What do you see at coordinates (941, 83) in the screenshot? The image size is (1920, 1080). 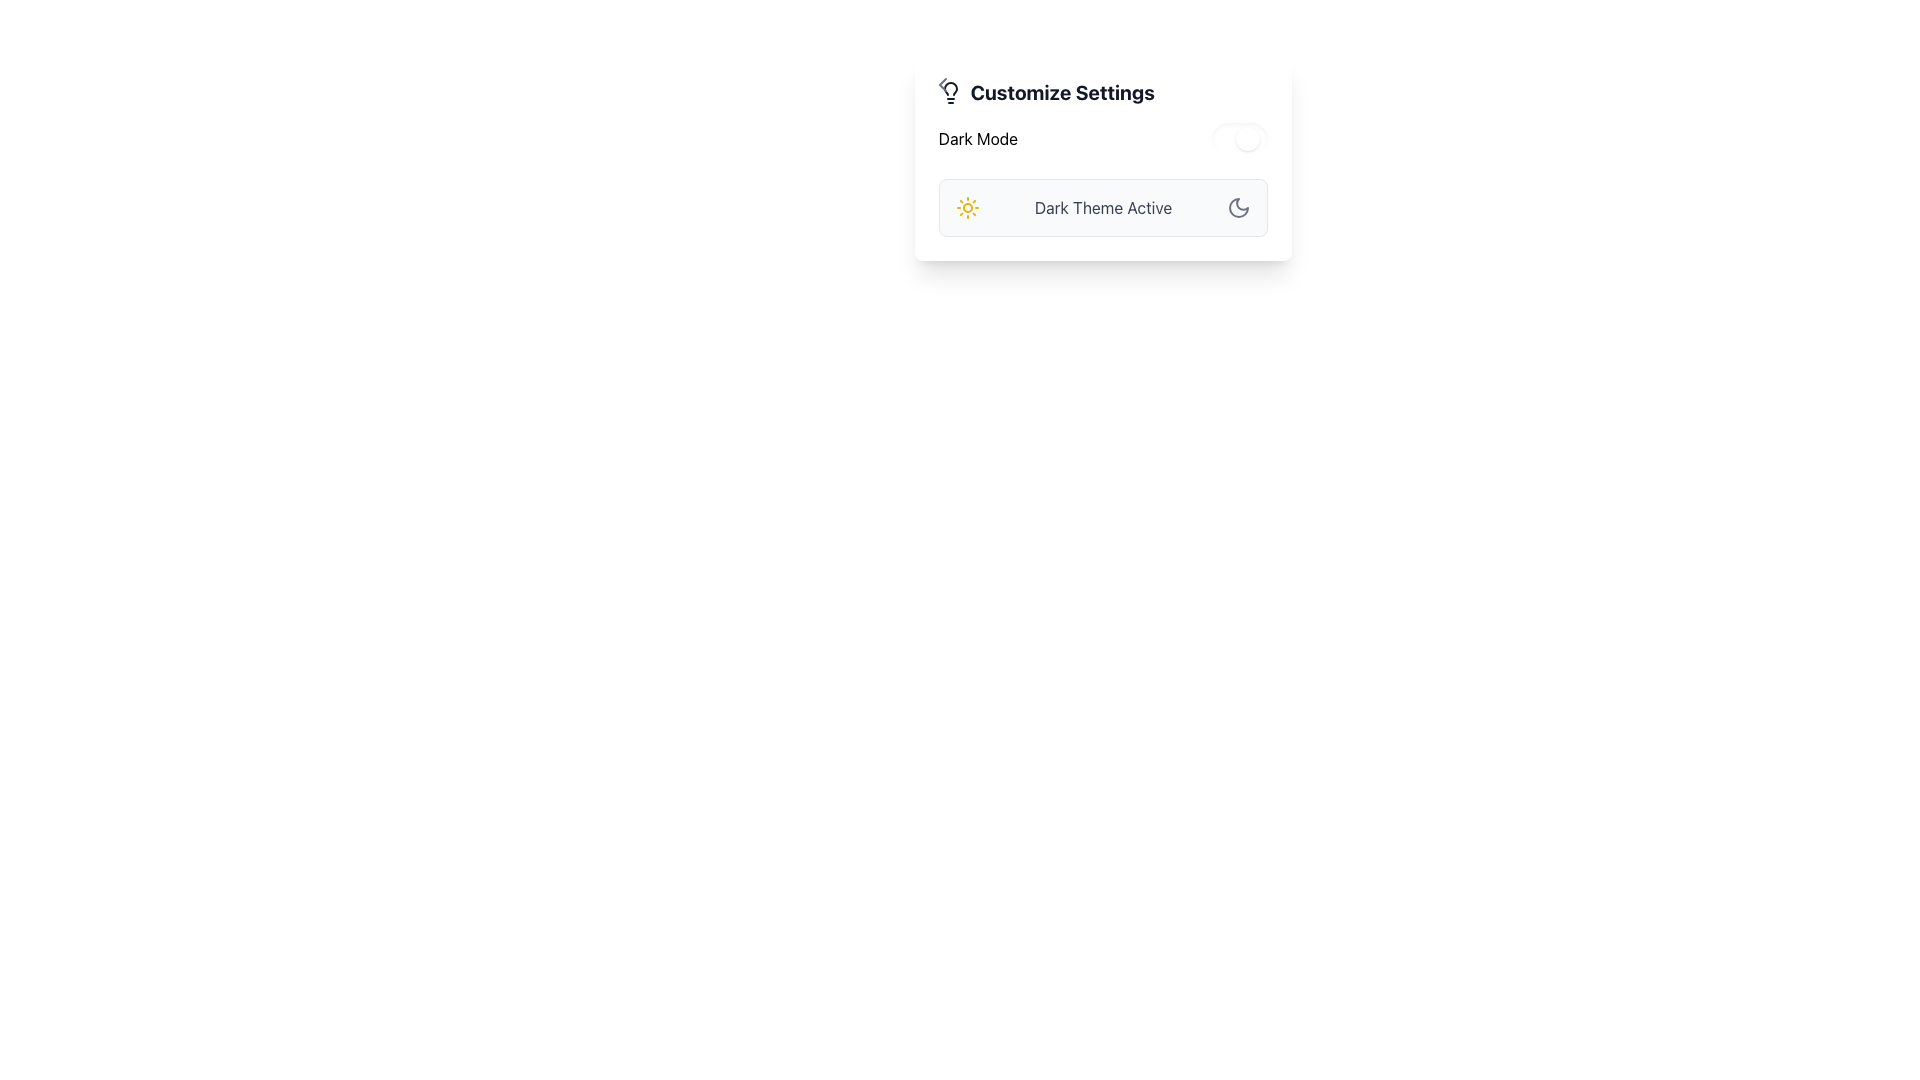 I see `the chevron left icon inside the 'Customize Settings' interface` at bounding box center [941, 83].